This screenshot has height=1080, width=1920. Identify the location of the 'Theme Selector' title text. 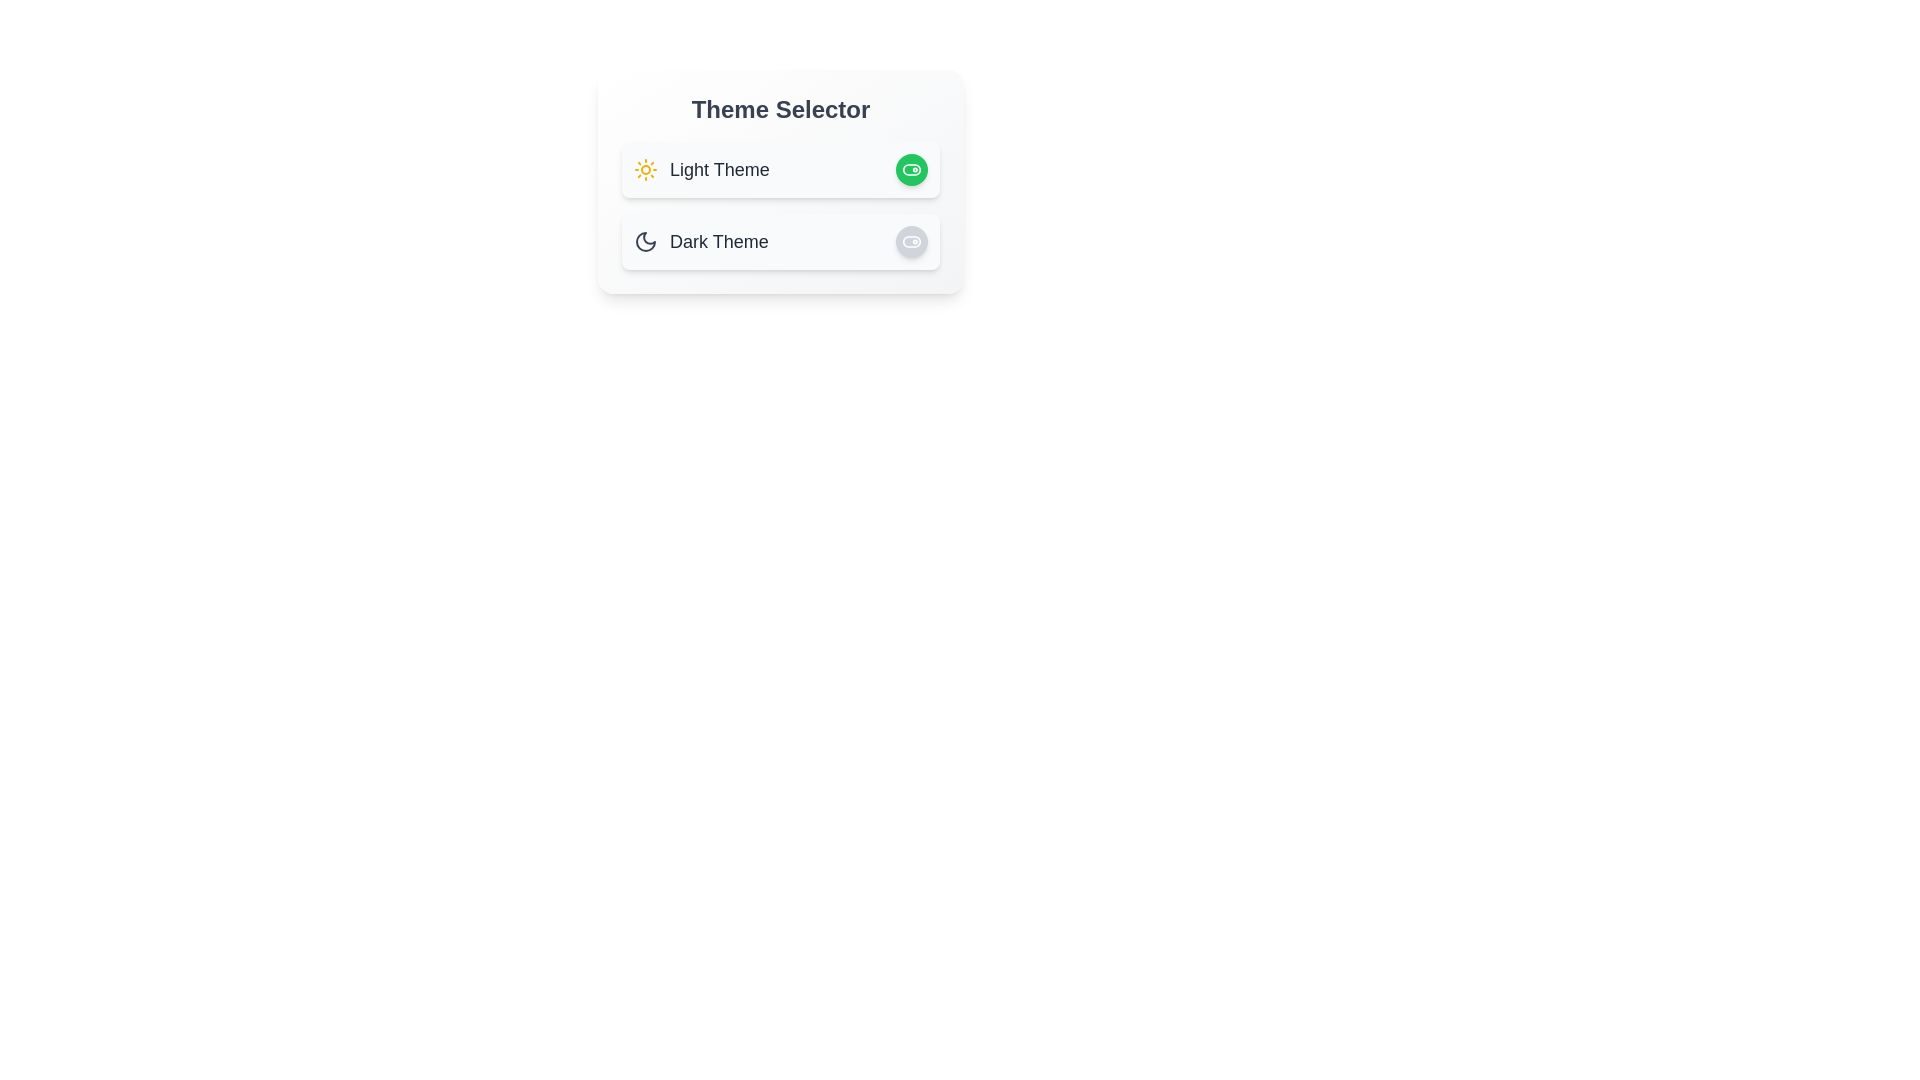
(780, 110).